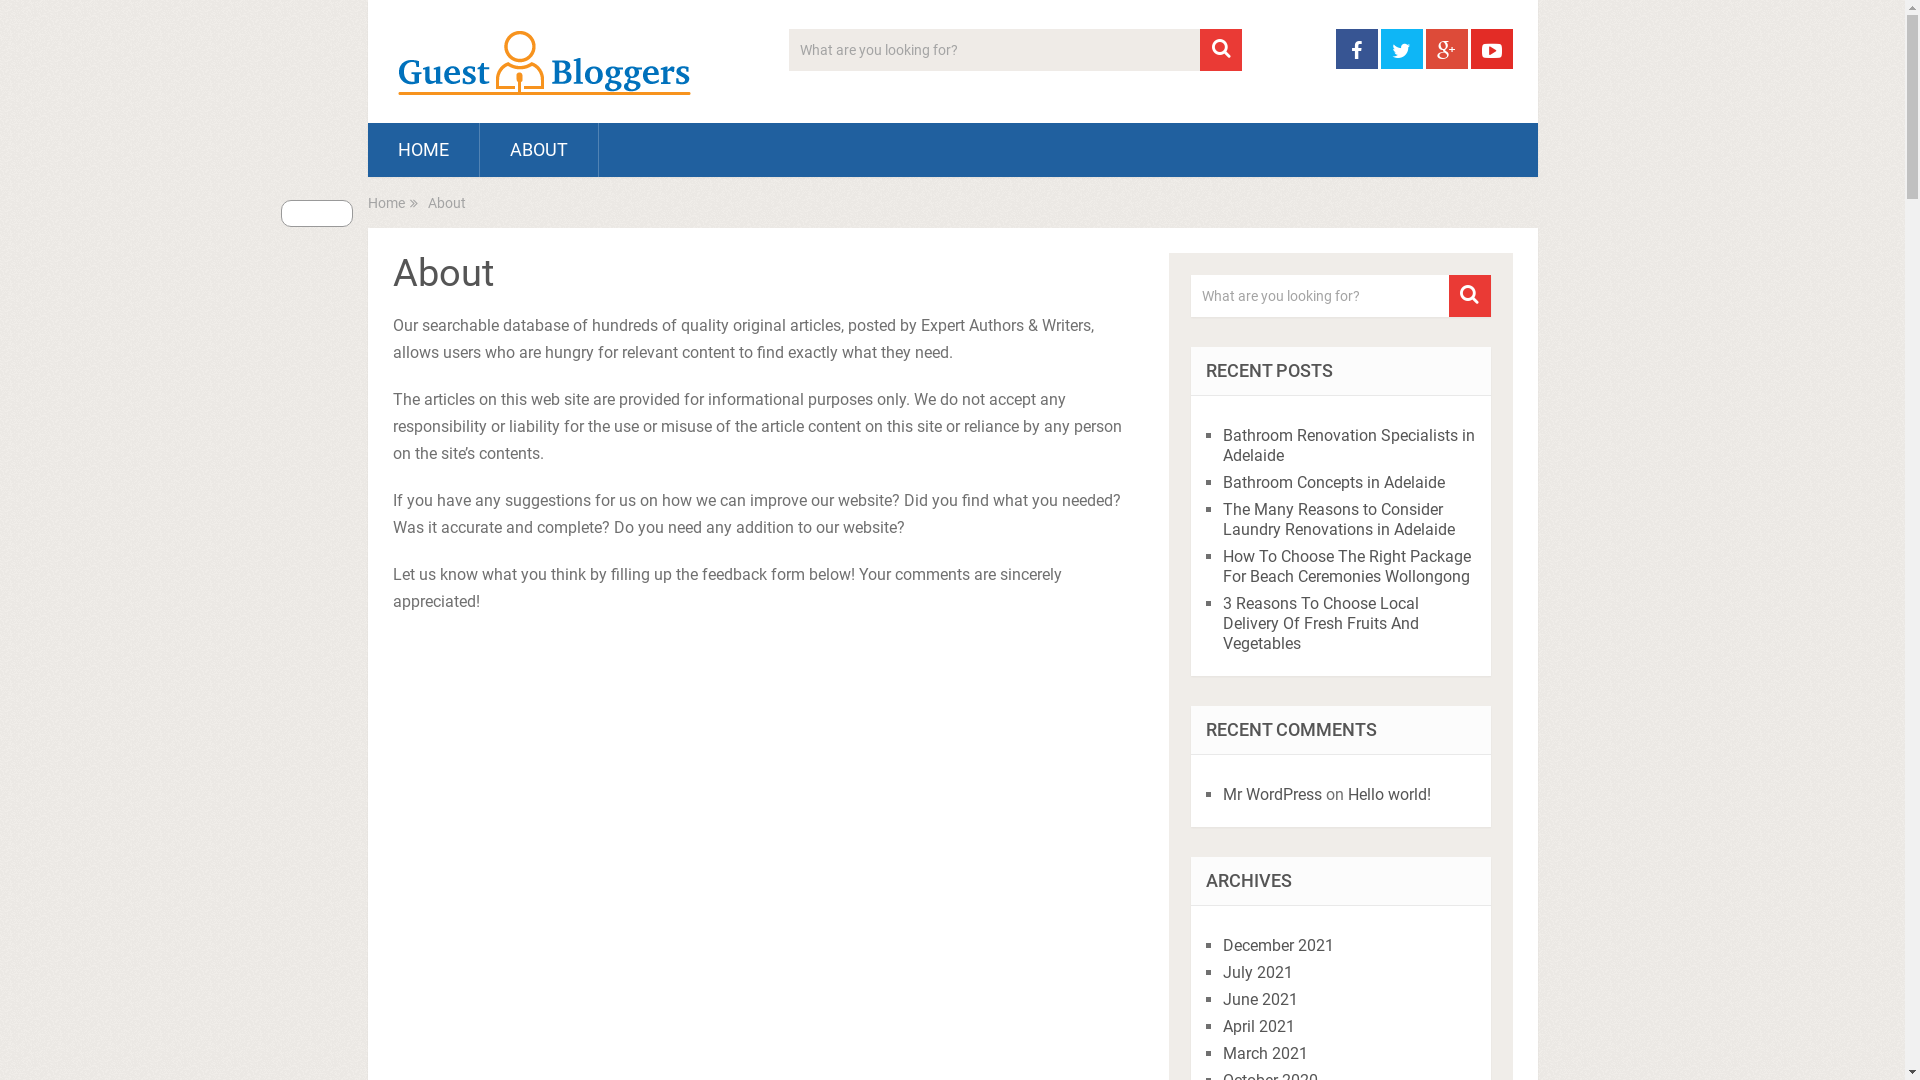 This screenshot has height=1080, width=1920. What do you see at coordinates (1271, 793) in the screenshot?
I see `'Mr WordPress'` at bounding box center [1271, 793].